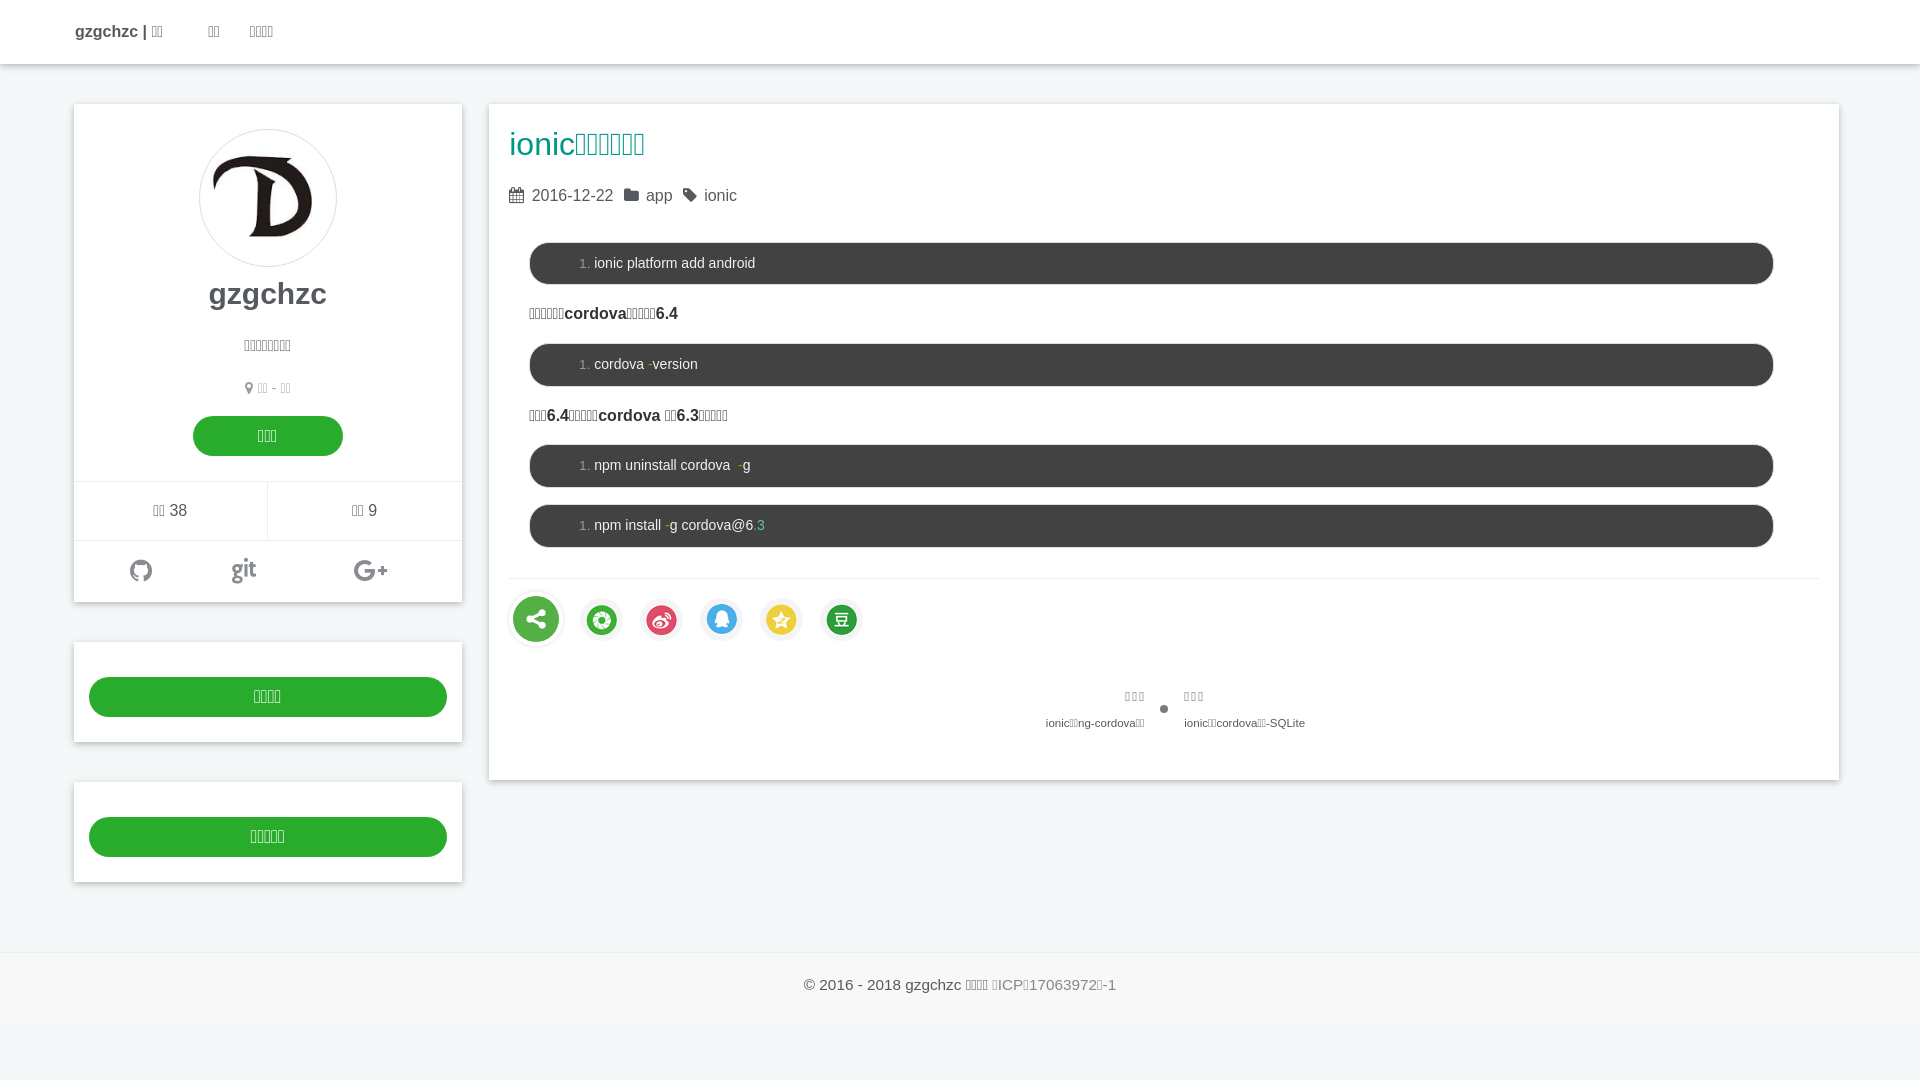  I want to click on '2016-12-22', so click(571, 195).